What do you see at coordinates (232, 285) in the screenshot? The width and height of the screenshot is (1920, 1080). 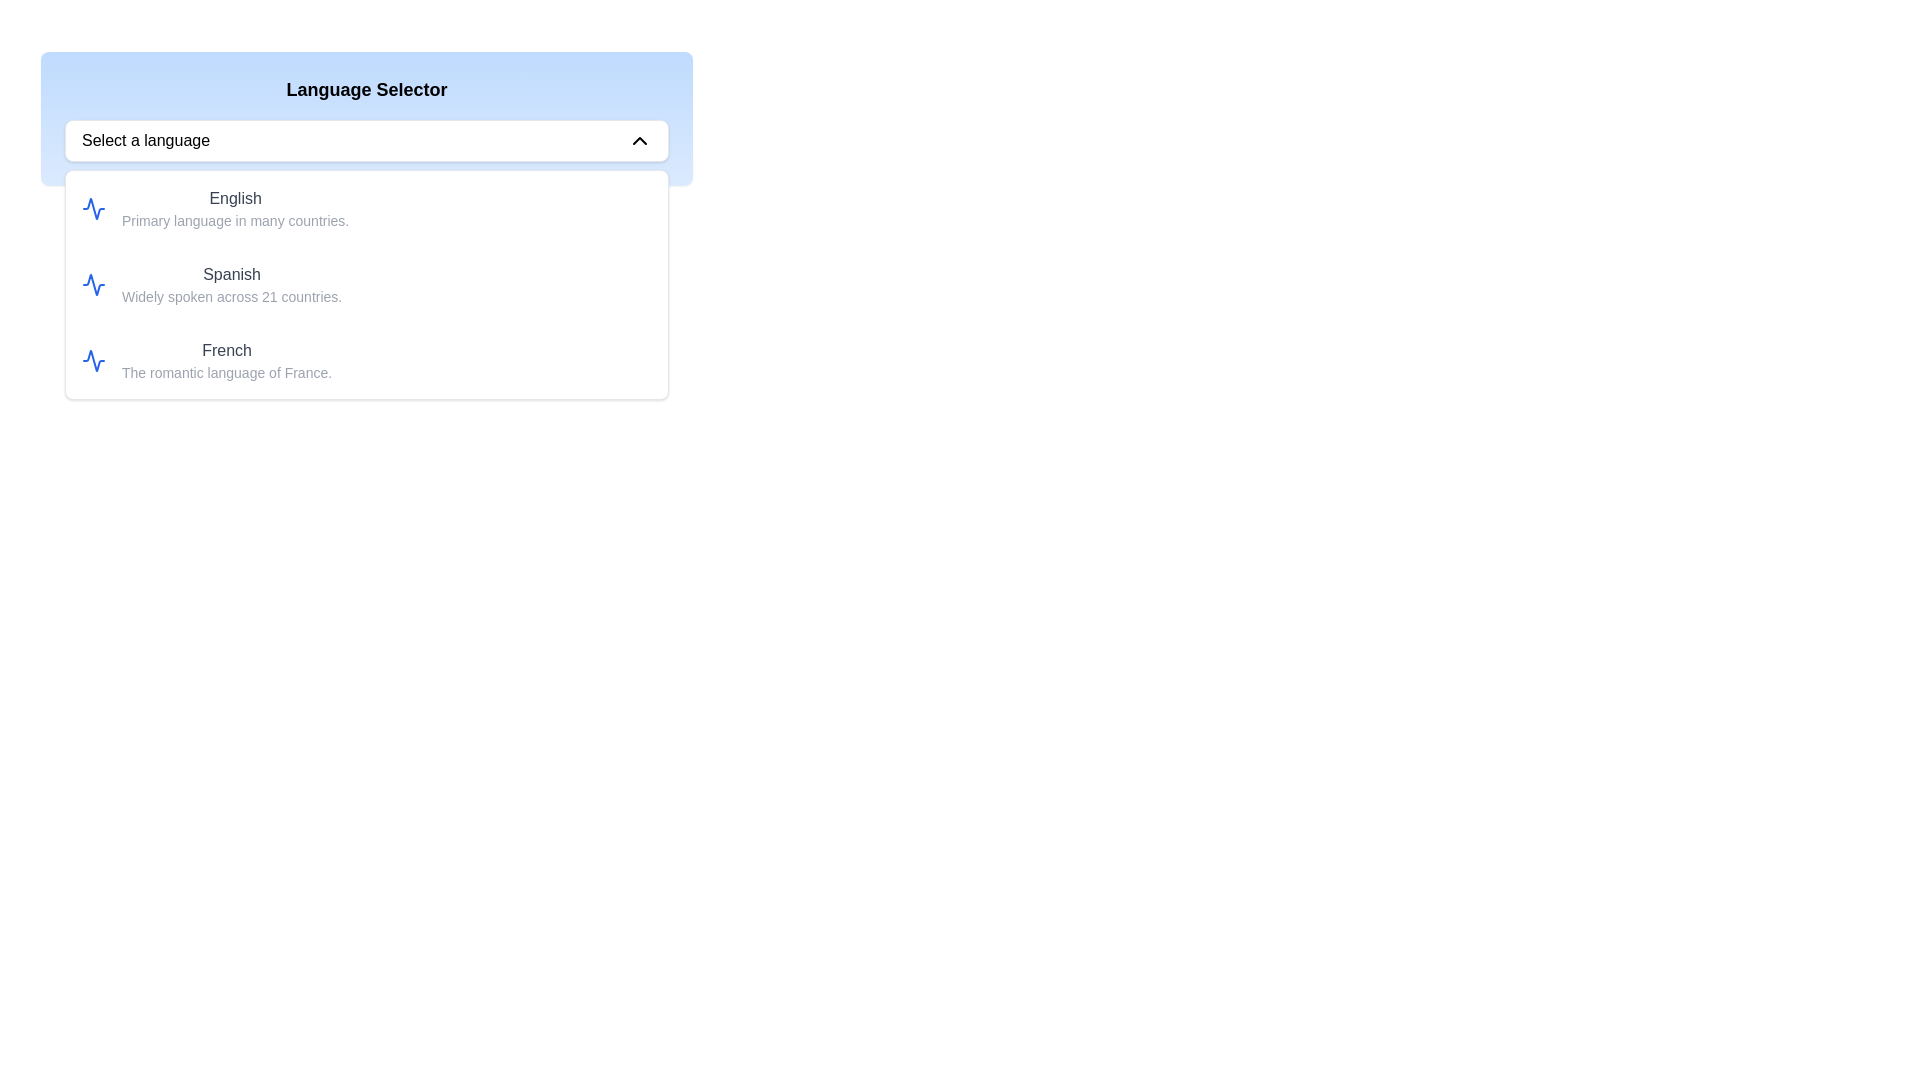 I see `the list item displaying 'Spanish' in the Language Selector dropdown` at bounding box center [232, 285].